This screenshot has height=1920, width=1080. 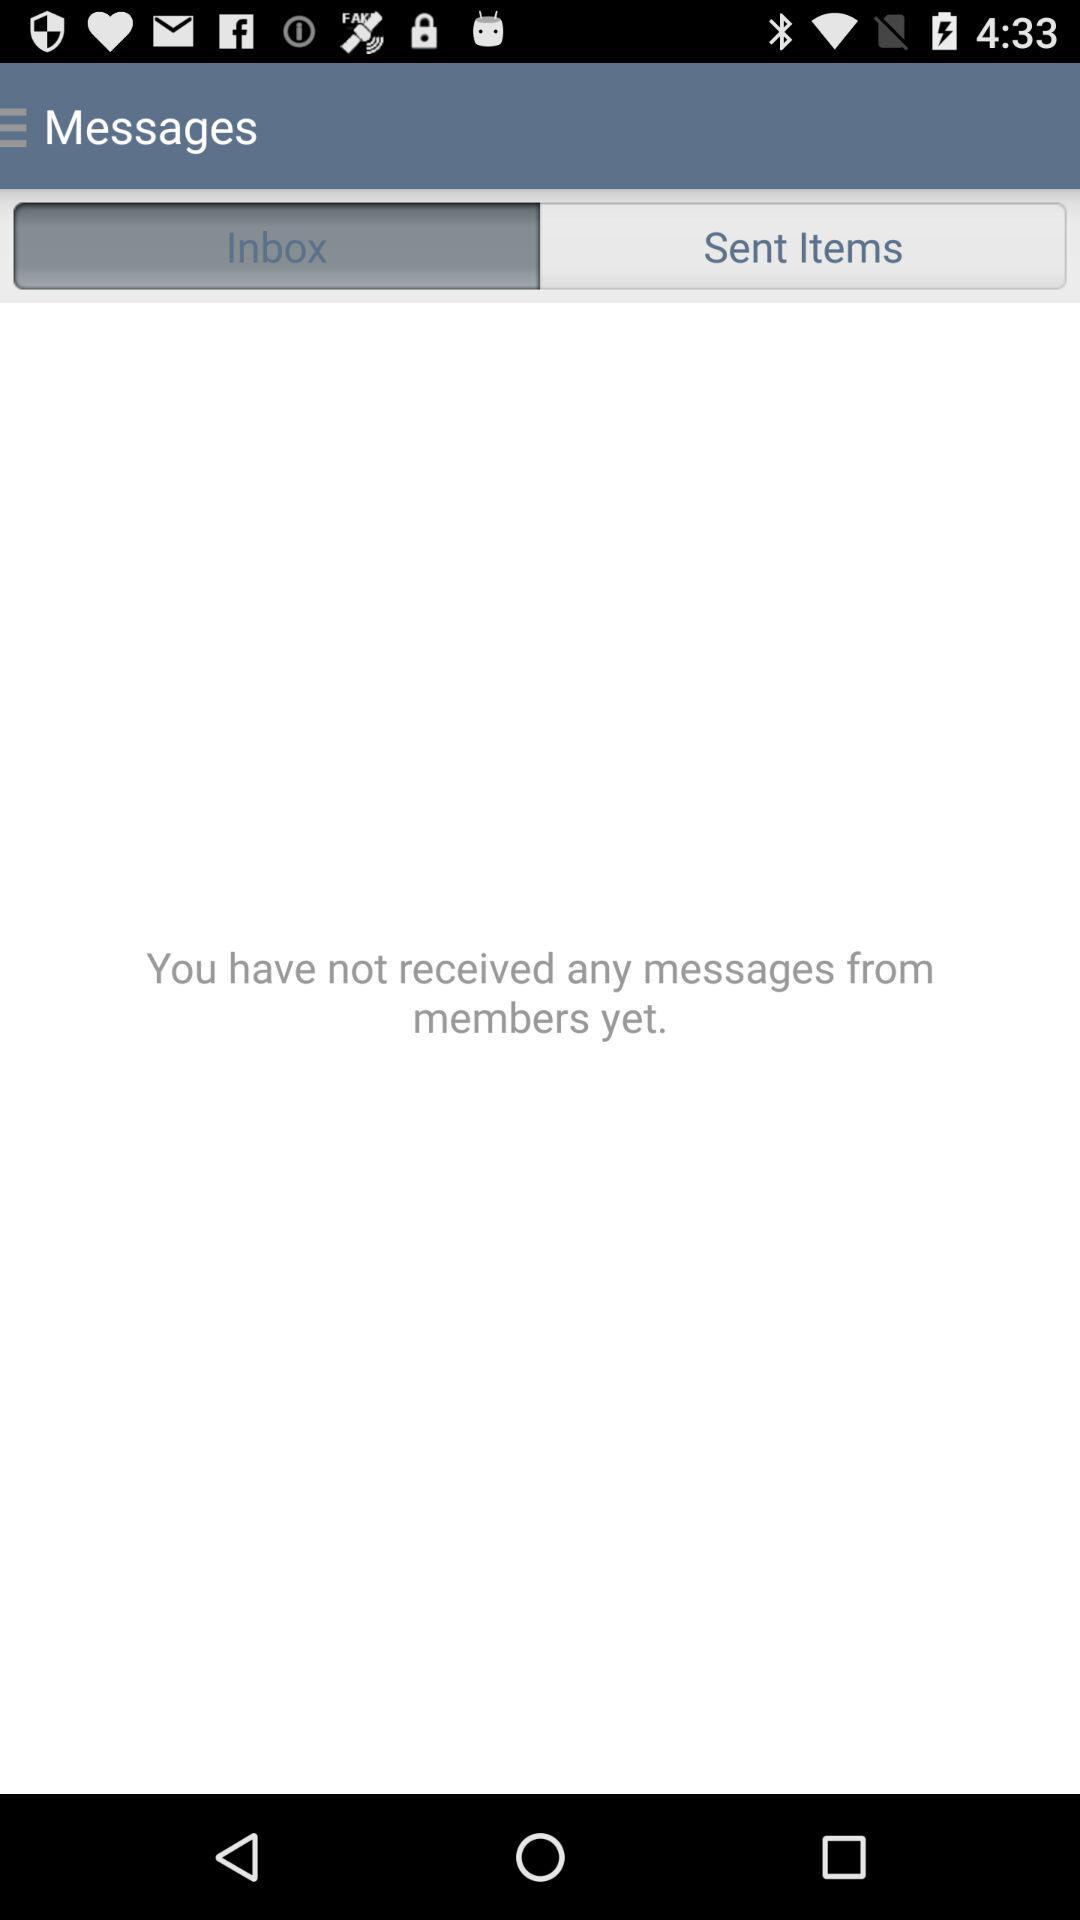 What do you see at coordinates (276, 244) in the screenshot?
I see `the icon below the messages app` at bounding box center [276, 244].